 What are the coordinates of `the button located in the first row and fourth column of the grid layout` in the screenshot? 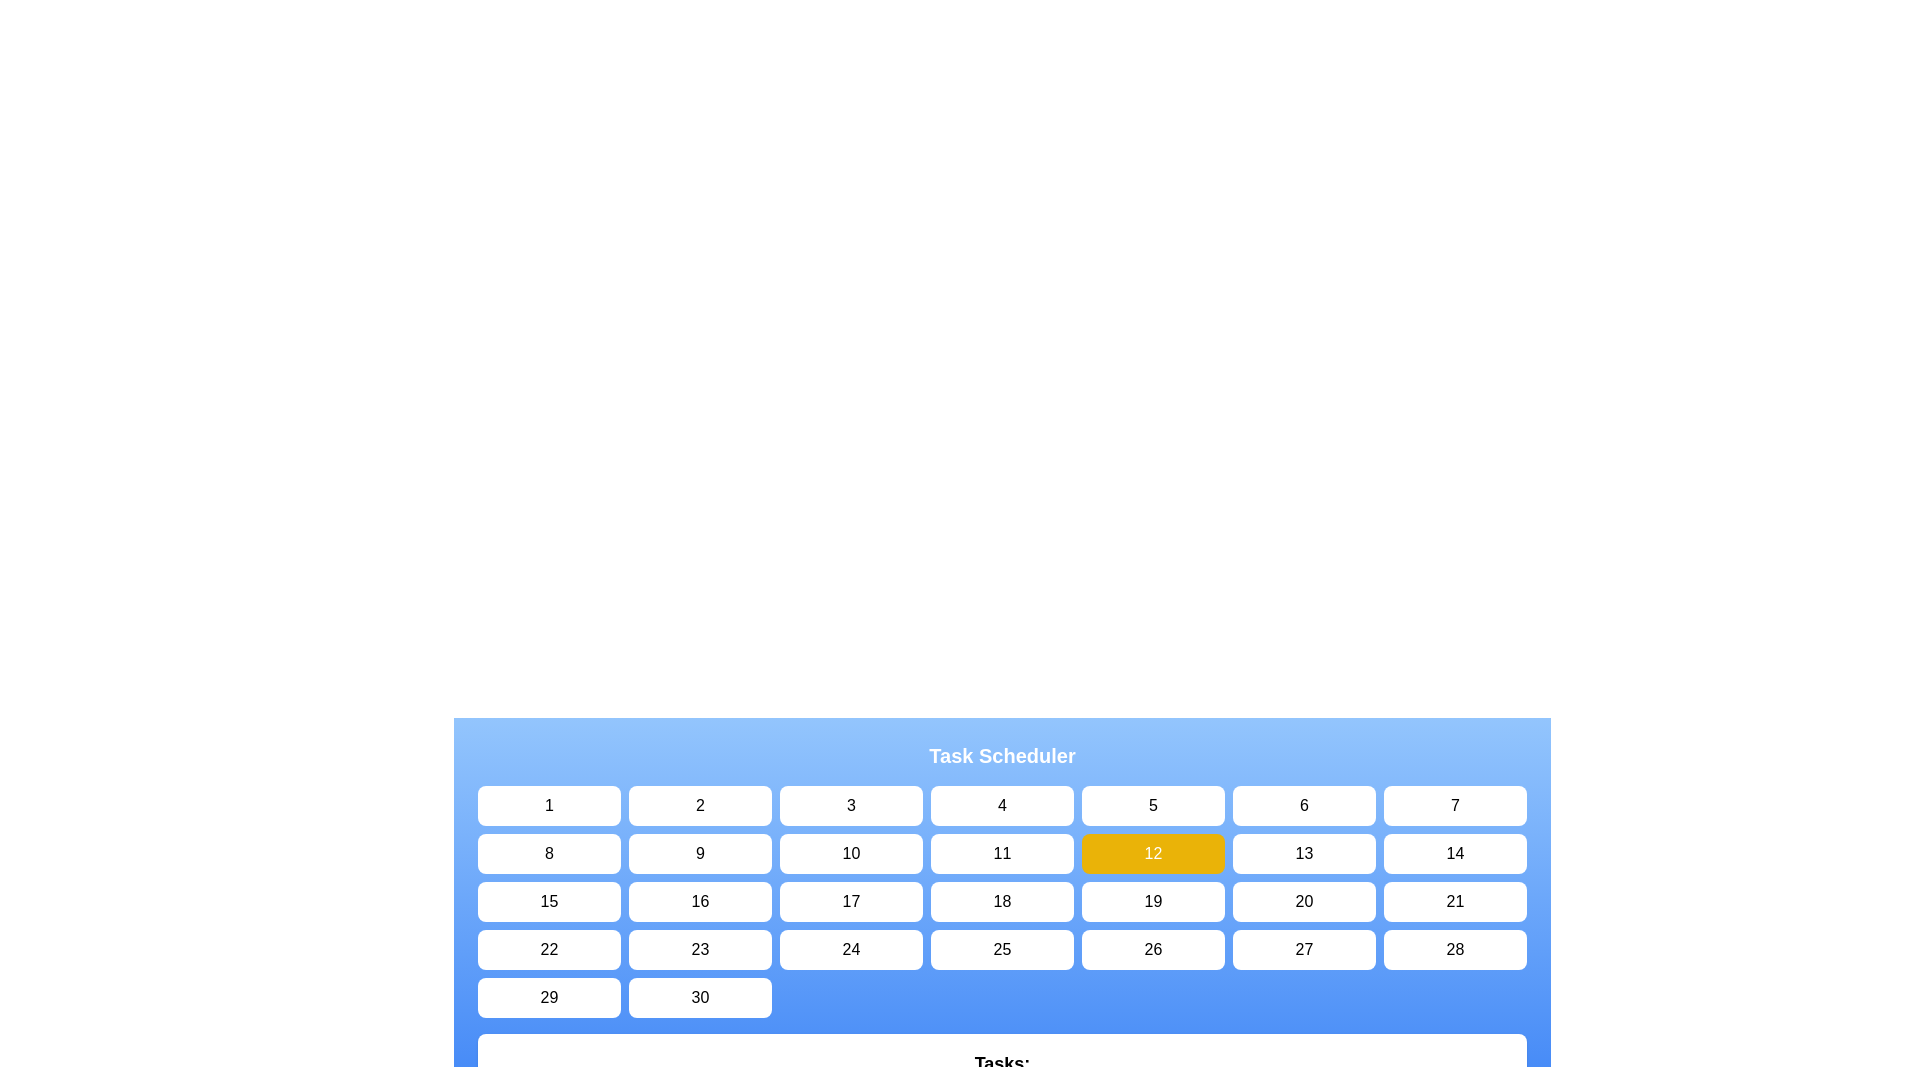 It's located at (1002, 805).